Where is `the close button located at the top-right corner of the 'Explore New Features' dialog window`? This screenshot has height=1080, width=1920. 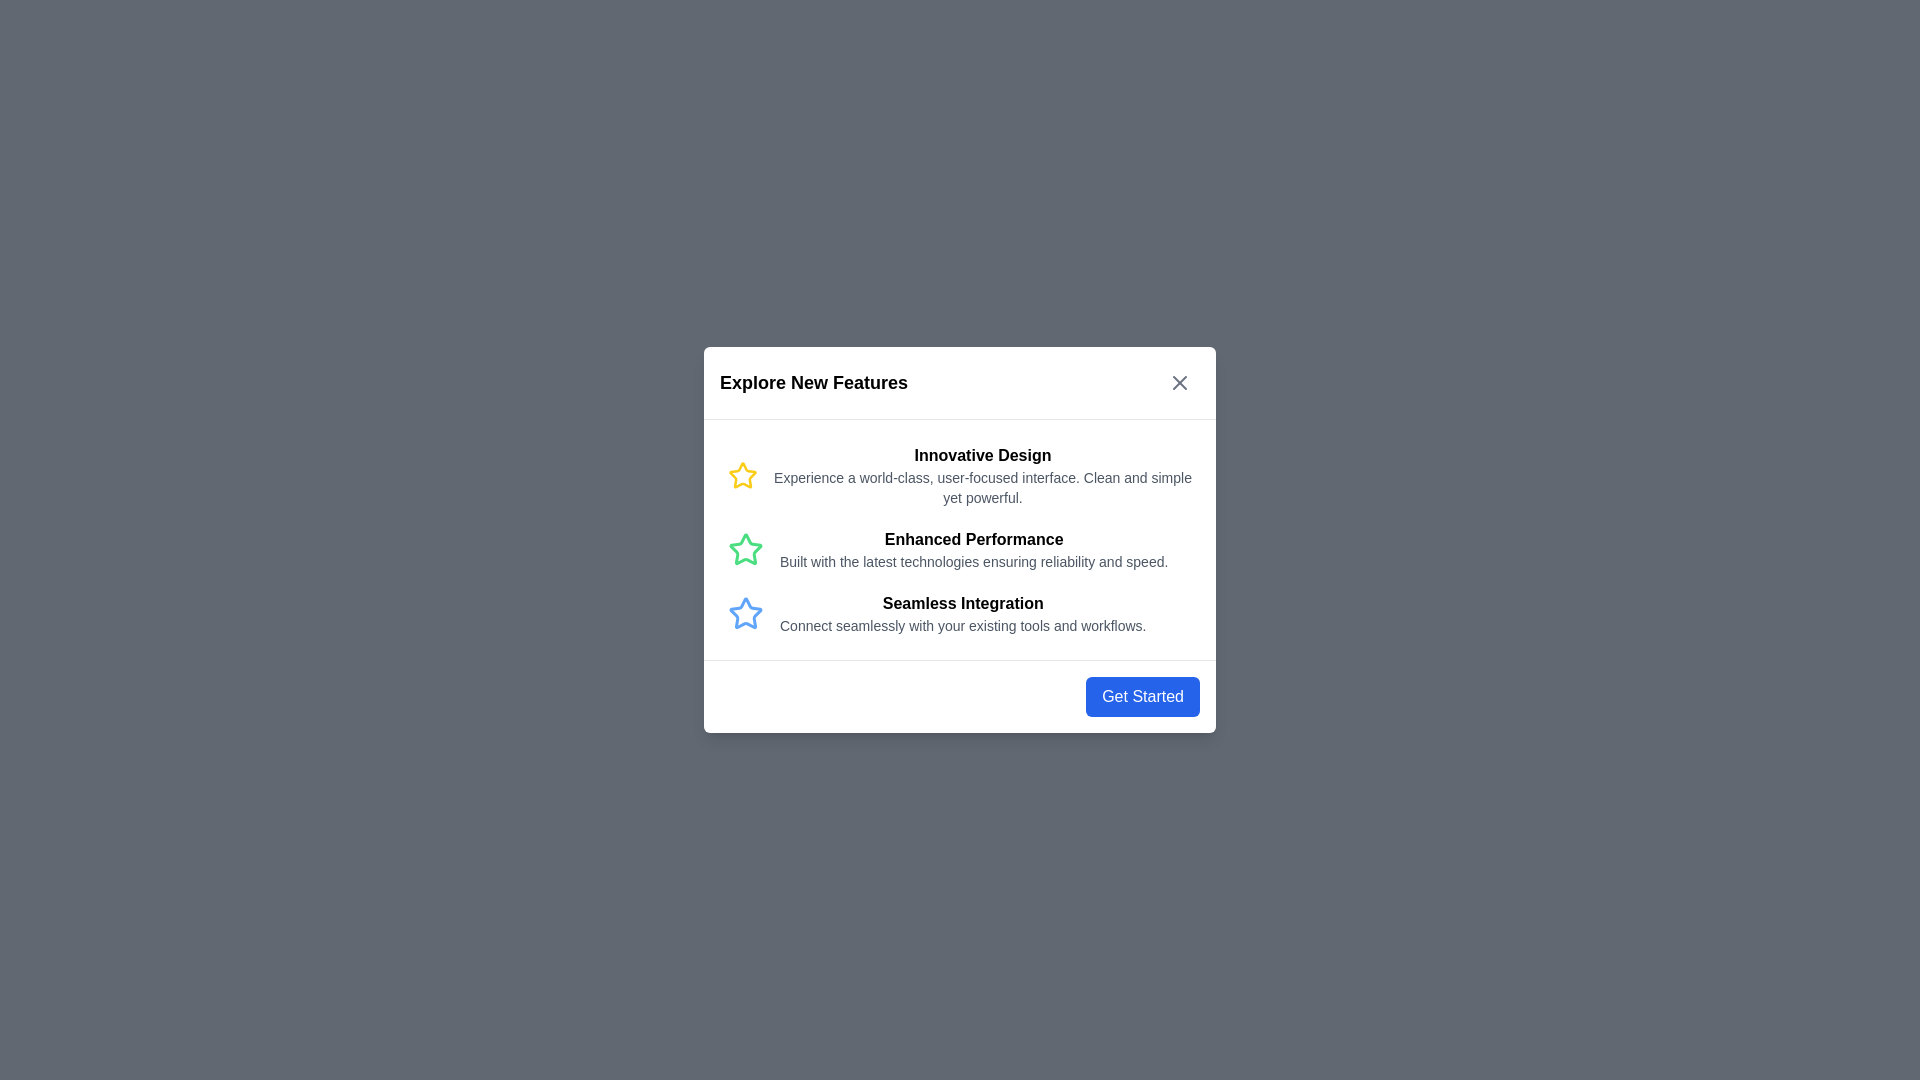 the close button located at the top-right corner of the 'Explore New Features' dialog window is located at coordinates (1180, 382).